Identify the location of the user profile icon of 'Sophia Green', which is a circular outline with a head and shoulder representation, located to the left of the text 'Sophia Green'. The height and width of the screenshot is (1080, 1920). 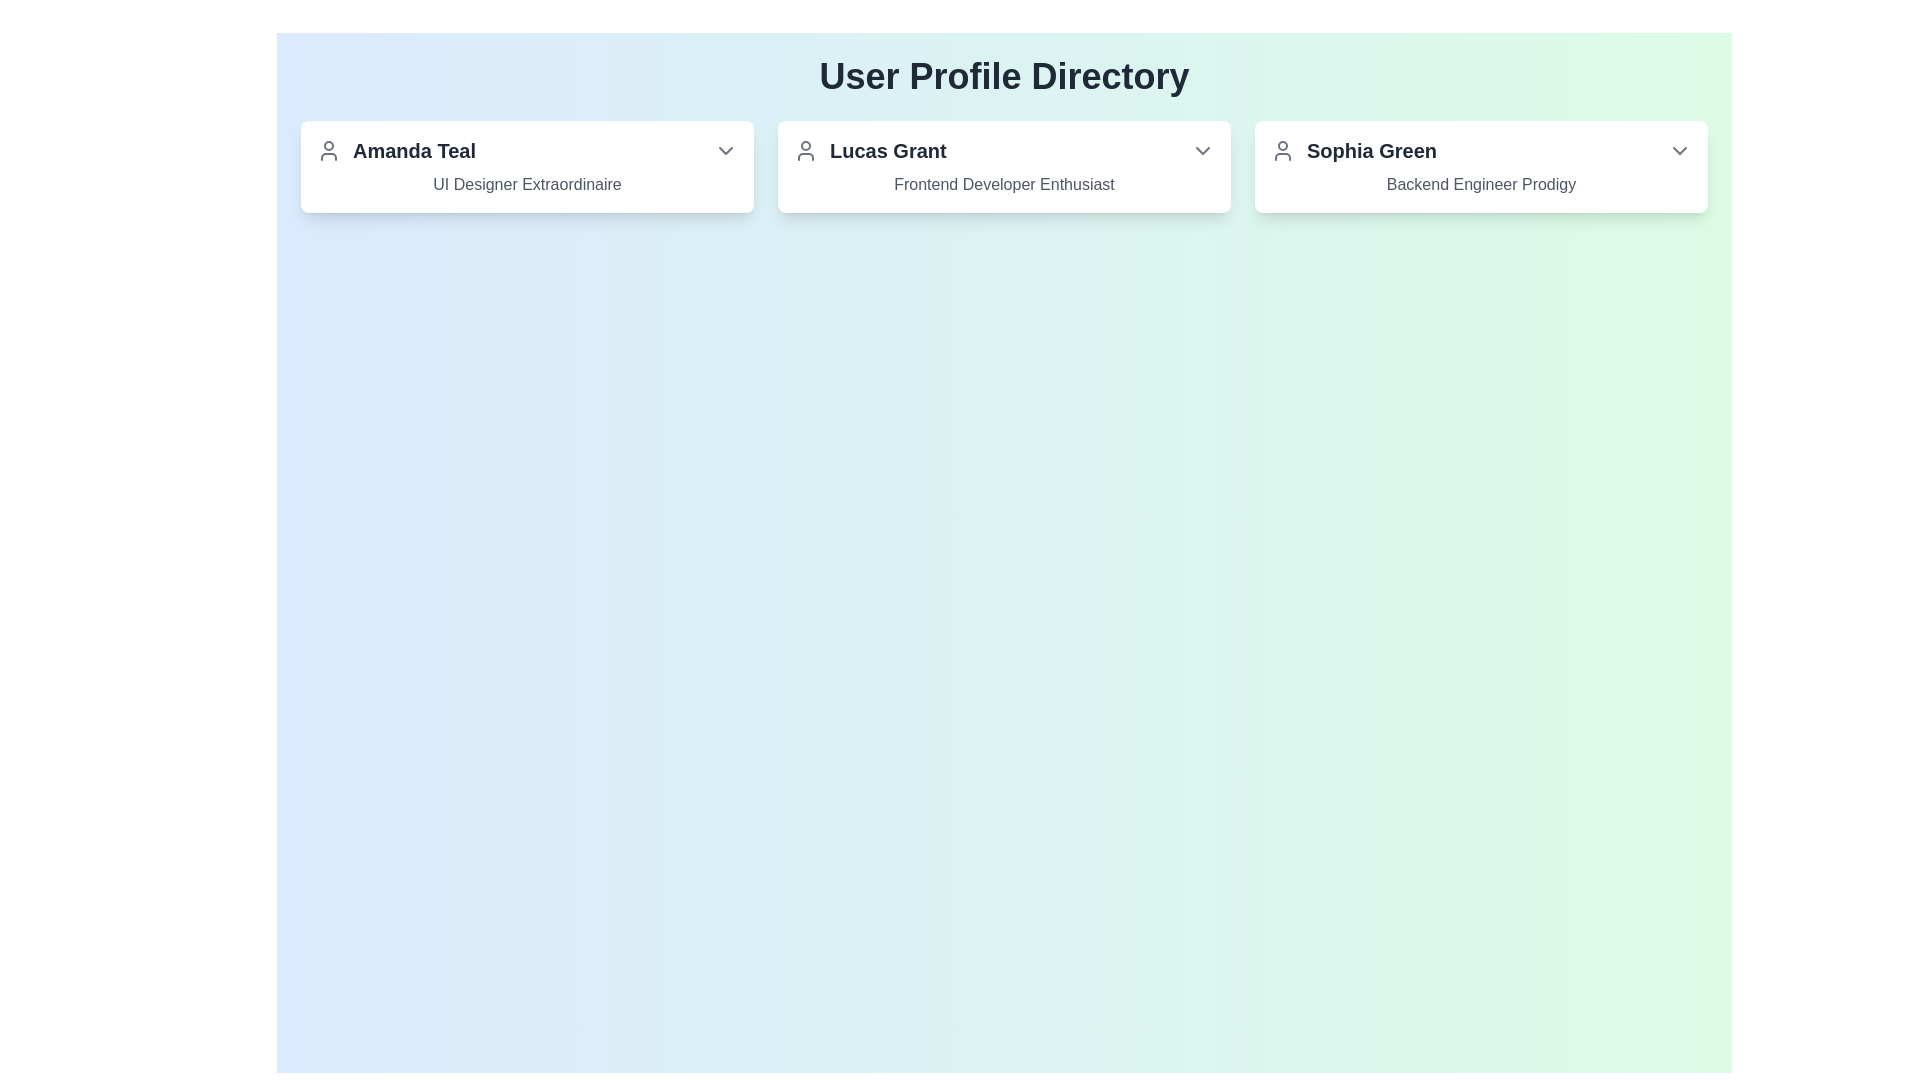
(1282, 149).